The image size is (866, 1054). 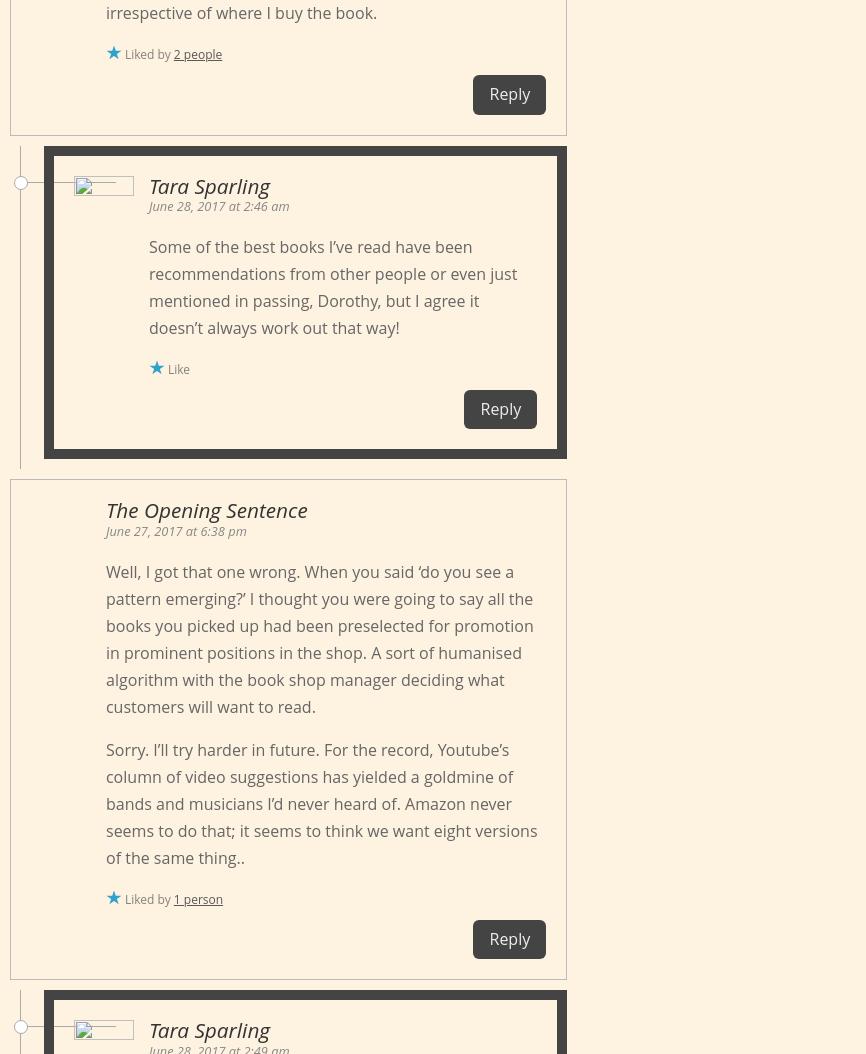 I want to click on 'June 28, 2017 at 2:46 am', so click(x=149, y=204).